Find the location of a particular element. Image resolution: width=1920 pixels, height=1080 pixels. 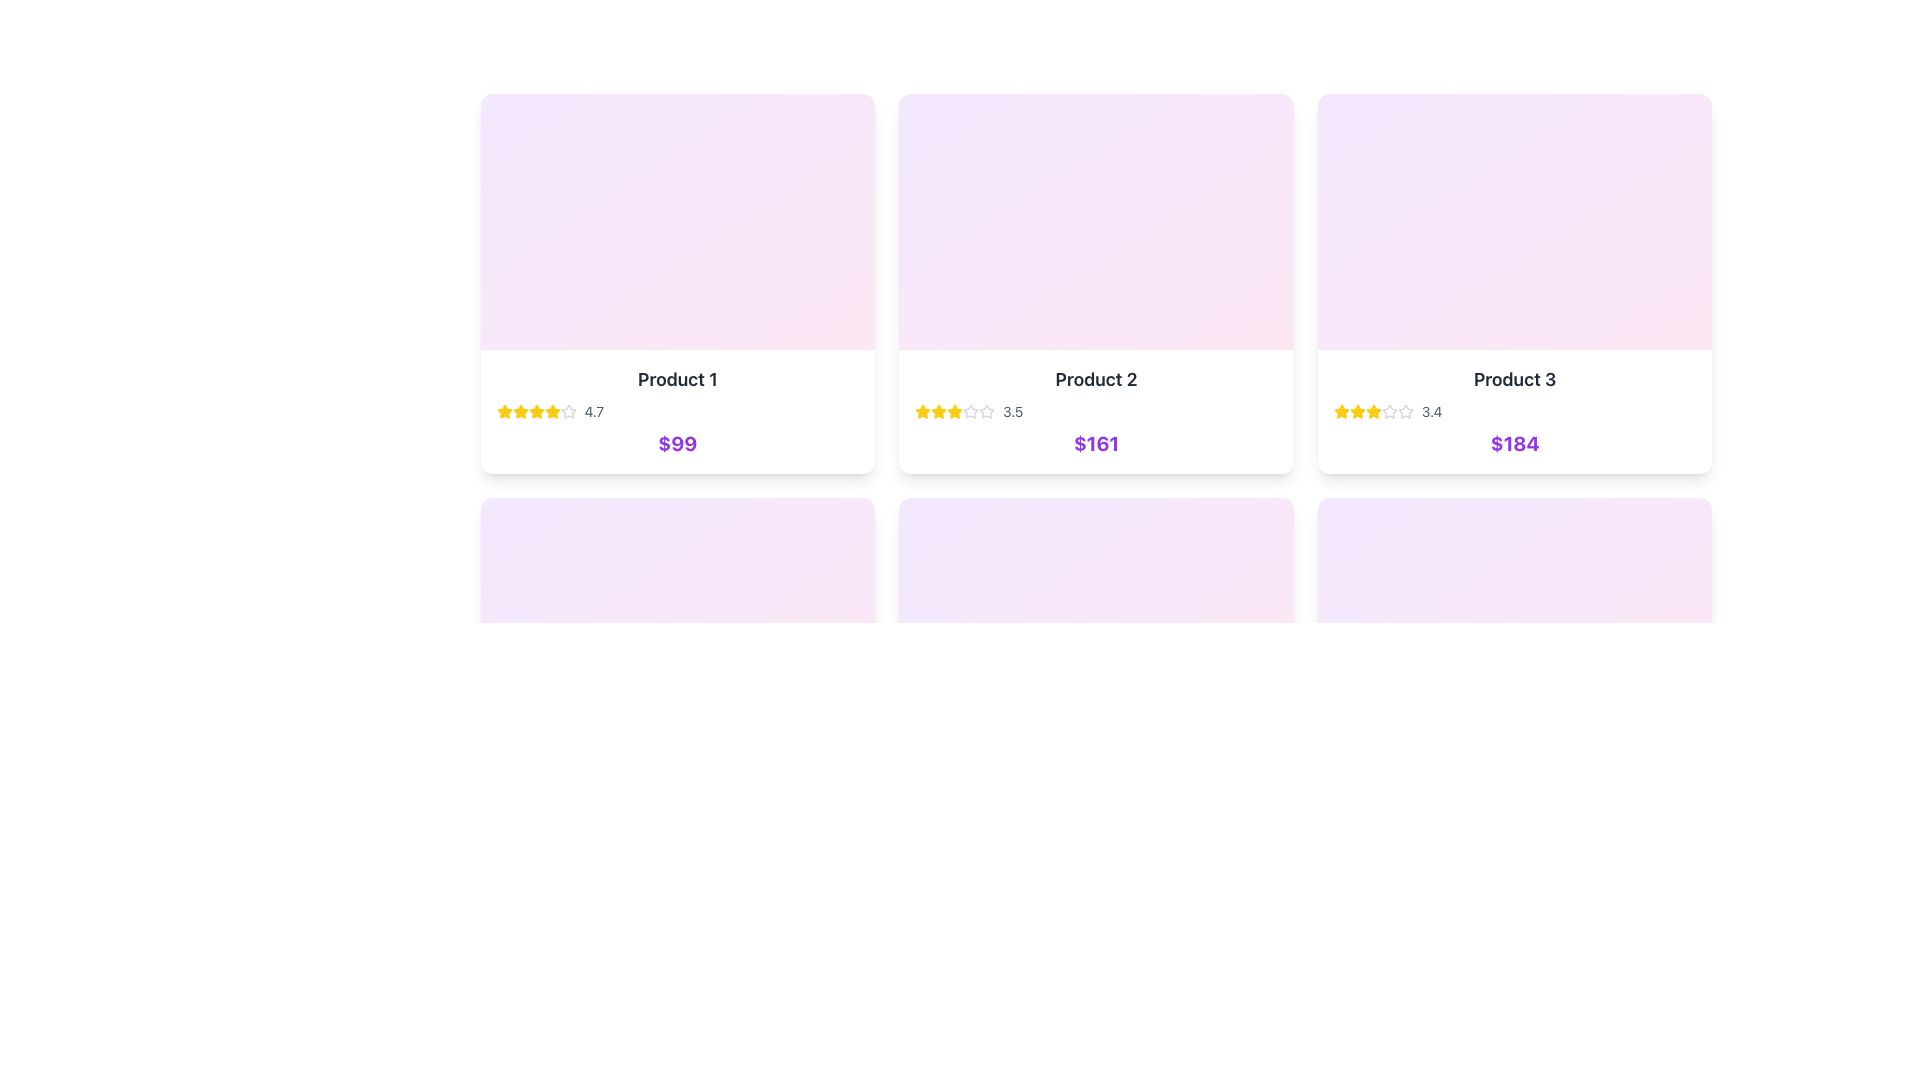

the product summary card located in the third position from the left in the top row of product cards, which displays the product's name, rating, and price is located at coordinates (1515, 411).